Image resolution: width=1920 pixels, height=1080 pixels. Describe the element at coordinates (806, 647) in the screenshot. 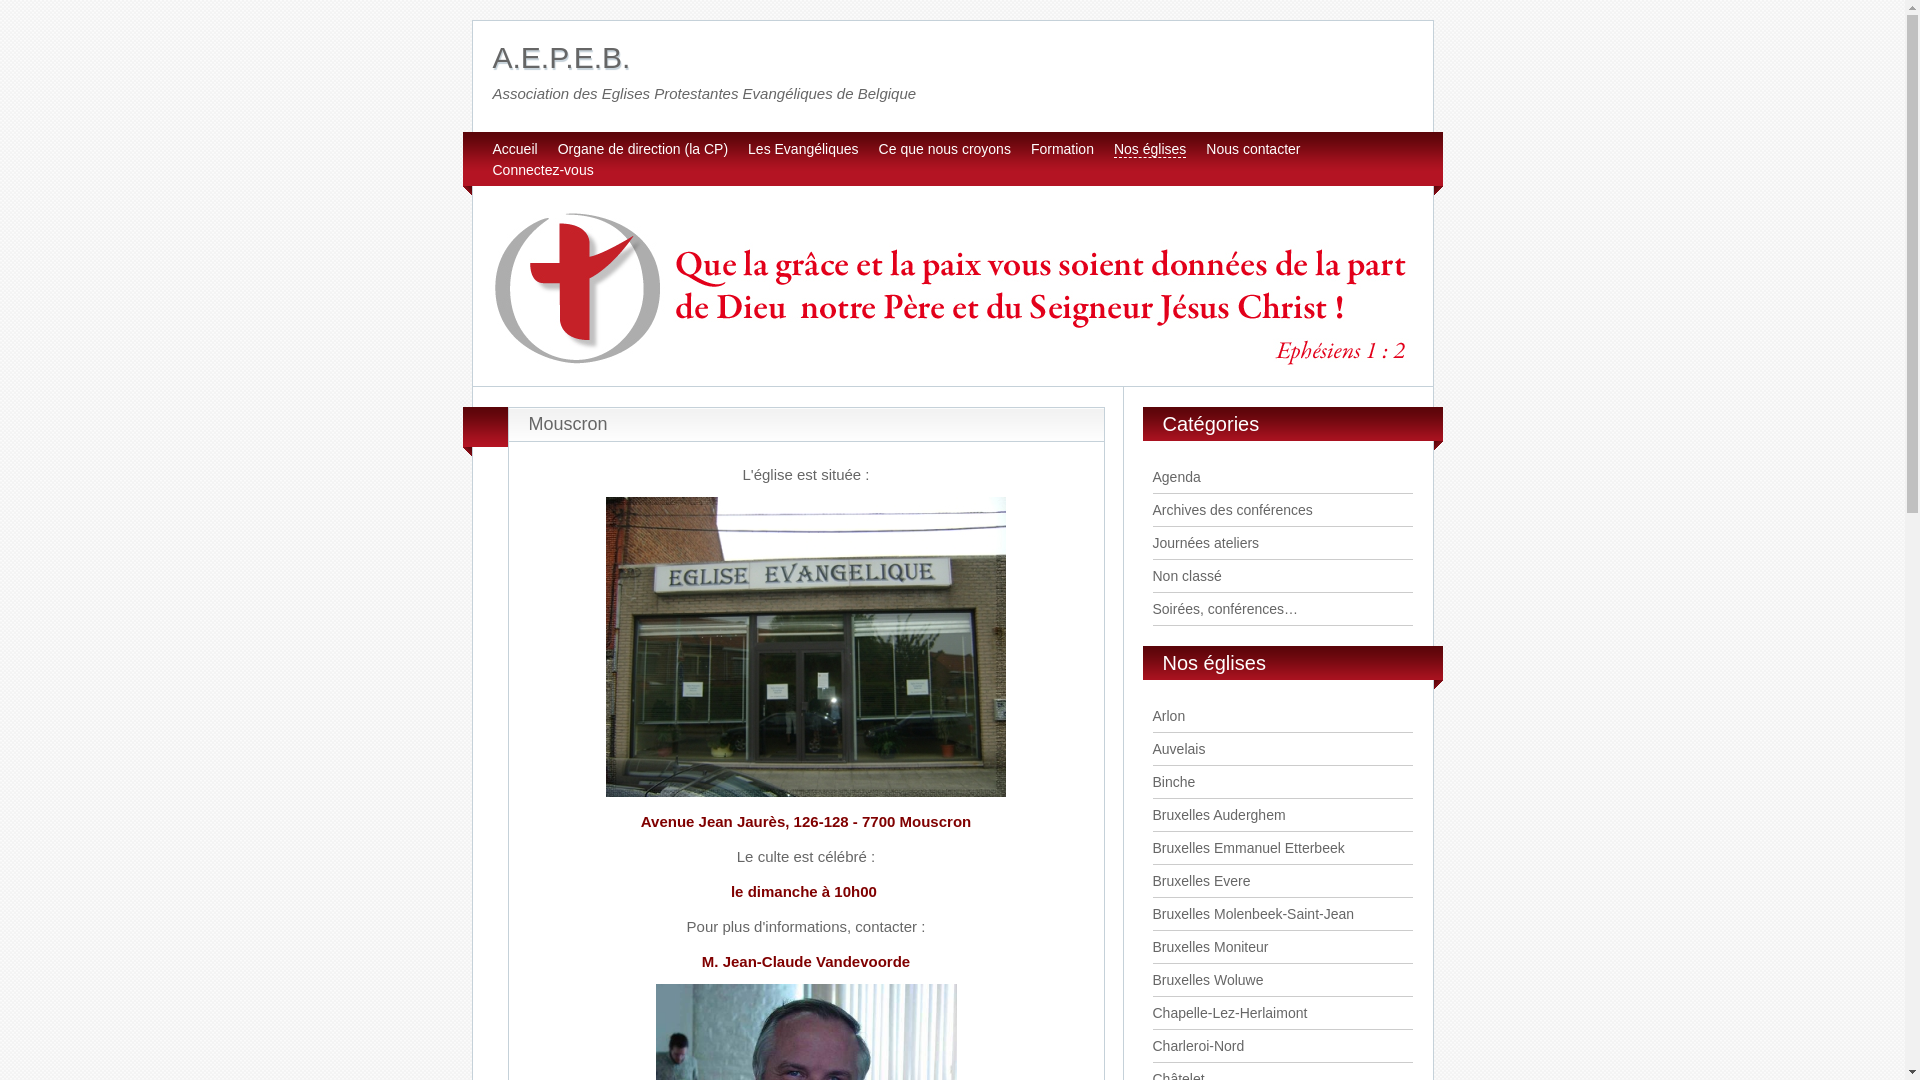

I see `'mouscron'` at that location.